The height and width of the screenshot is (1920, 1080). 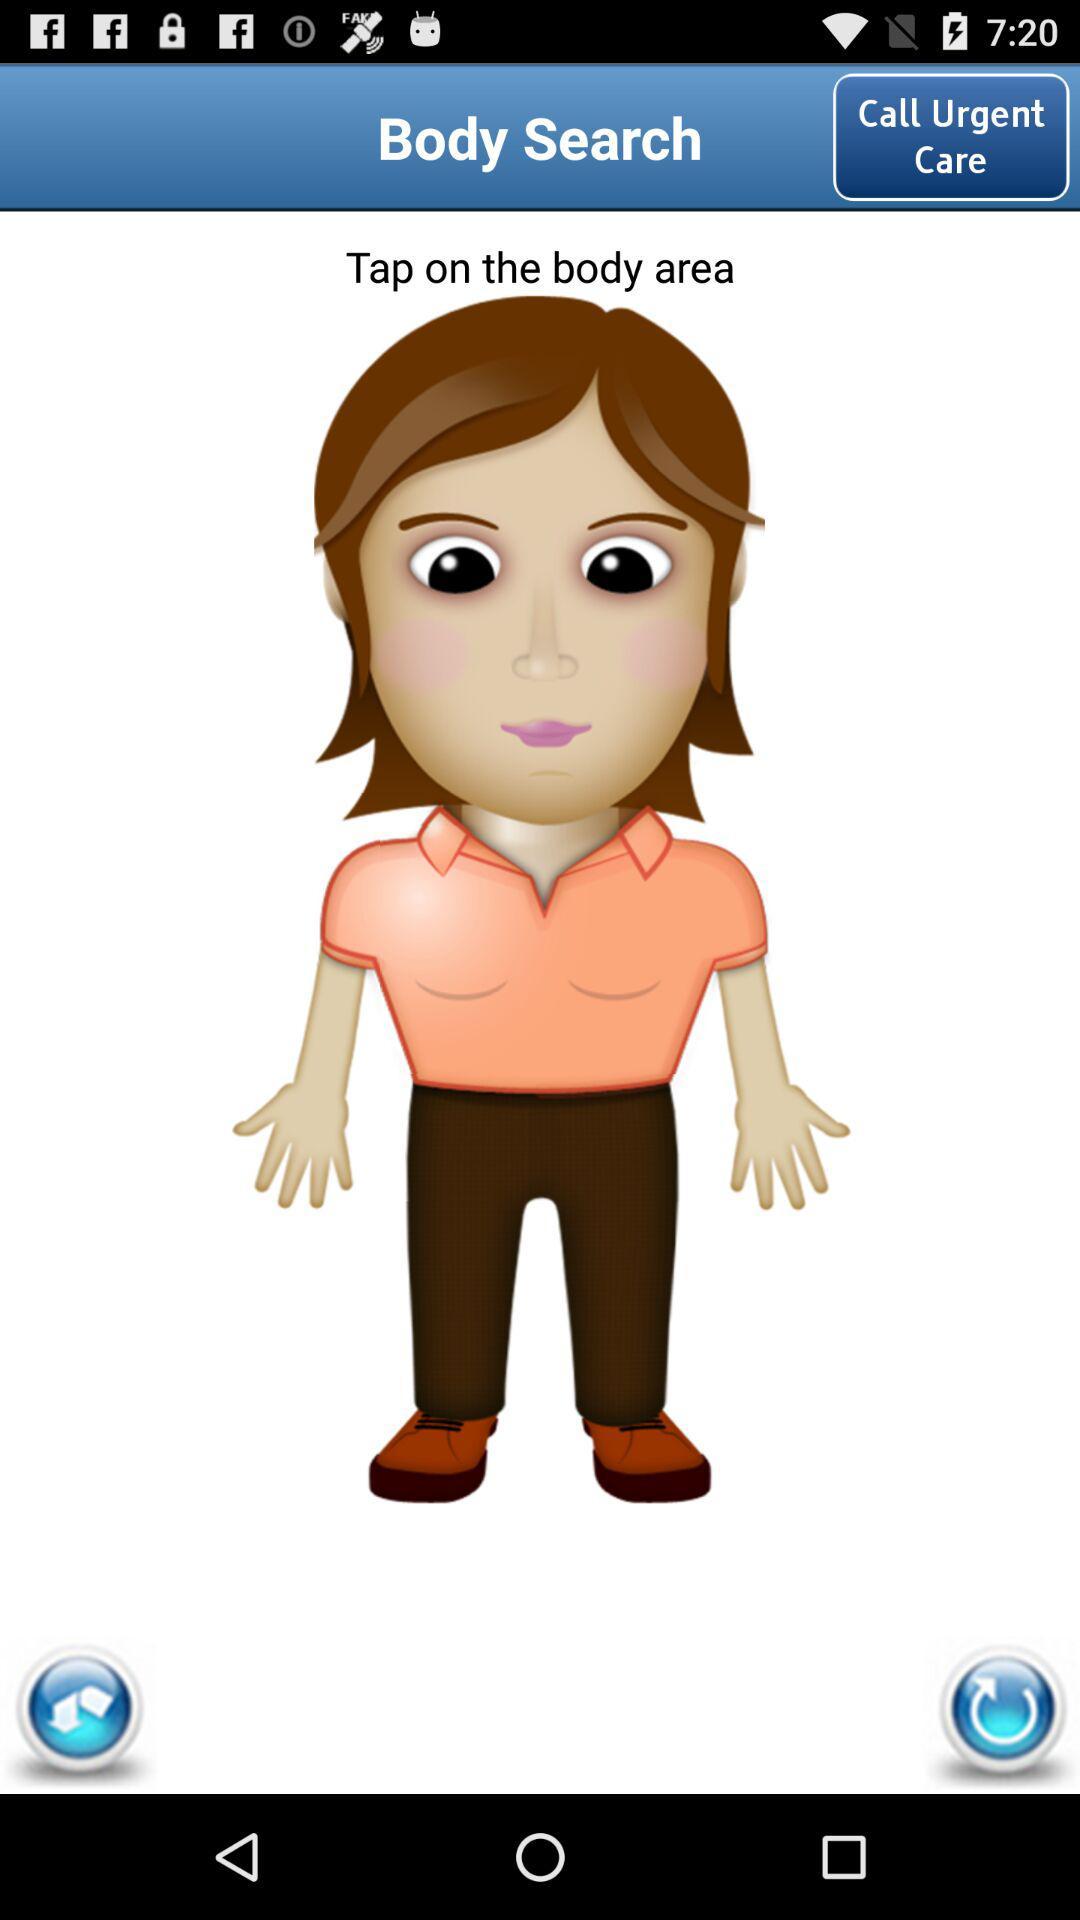 What do you see at coordinates (538, 1137) in the screenshot?
I see `tapping crotch region` at bounding box center [538, 1137].